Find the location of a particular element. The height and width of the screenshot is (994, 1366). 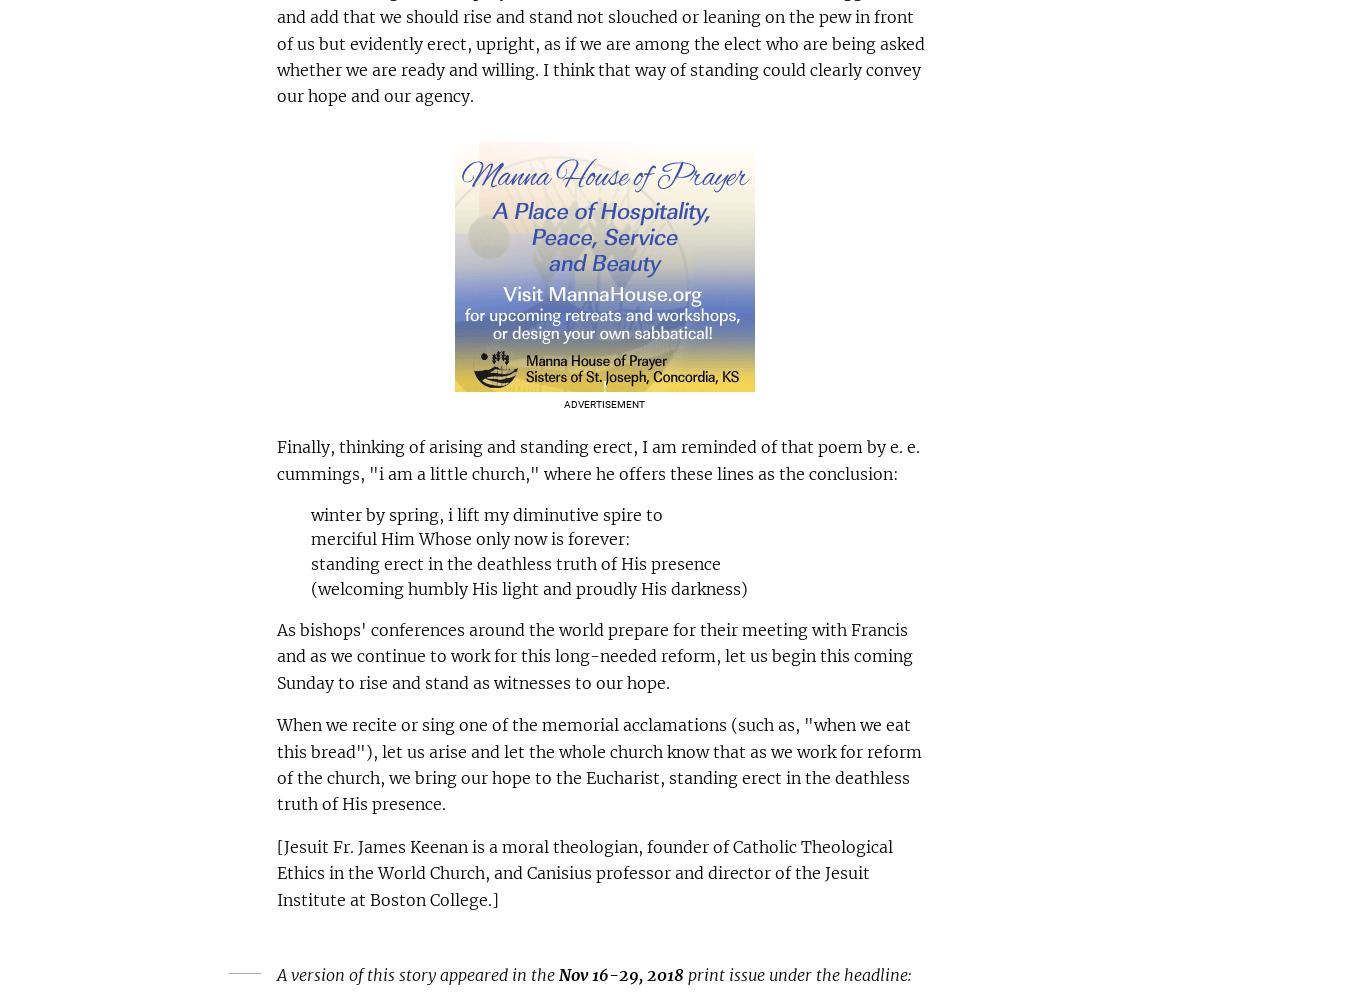

'winter by spring, i lift my diminutive spire to' is located at coordinates (486, 513).